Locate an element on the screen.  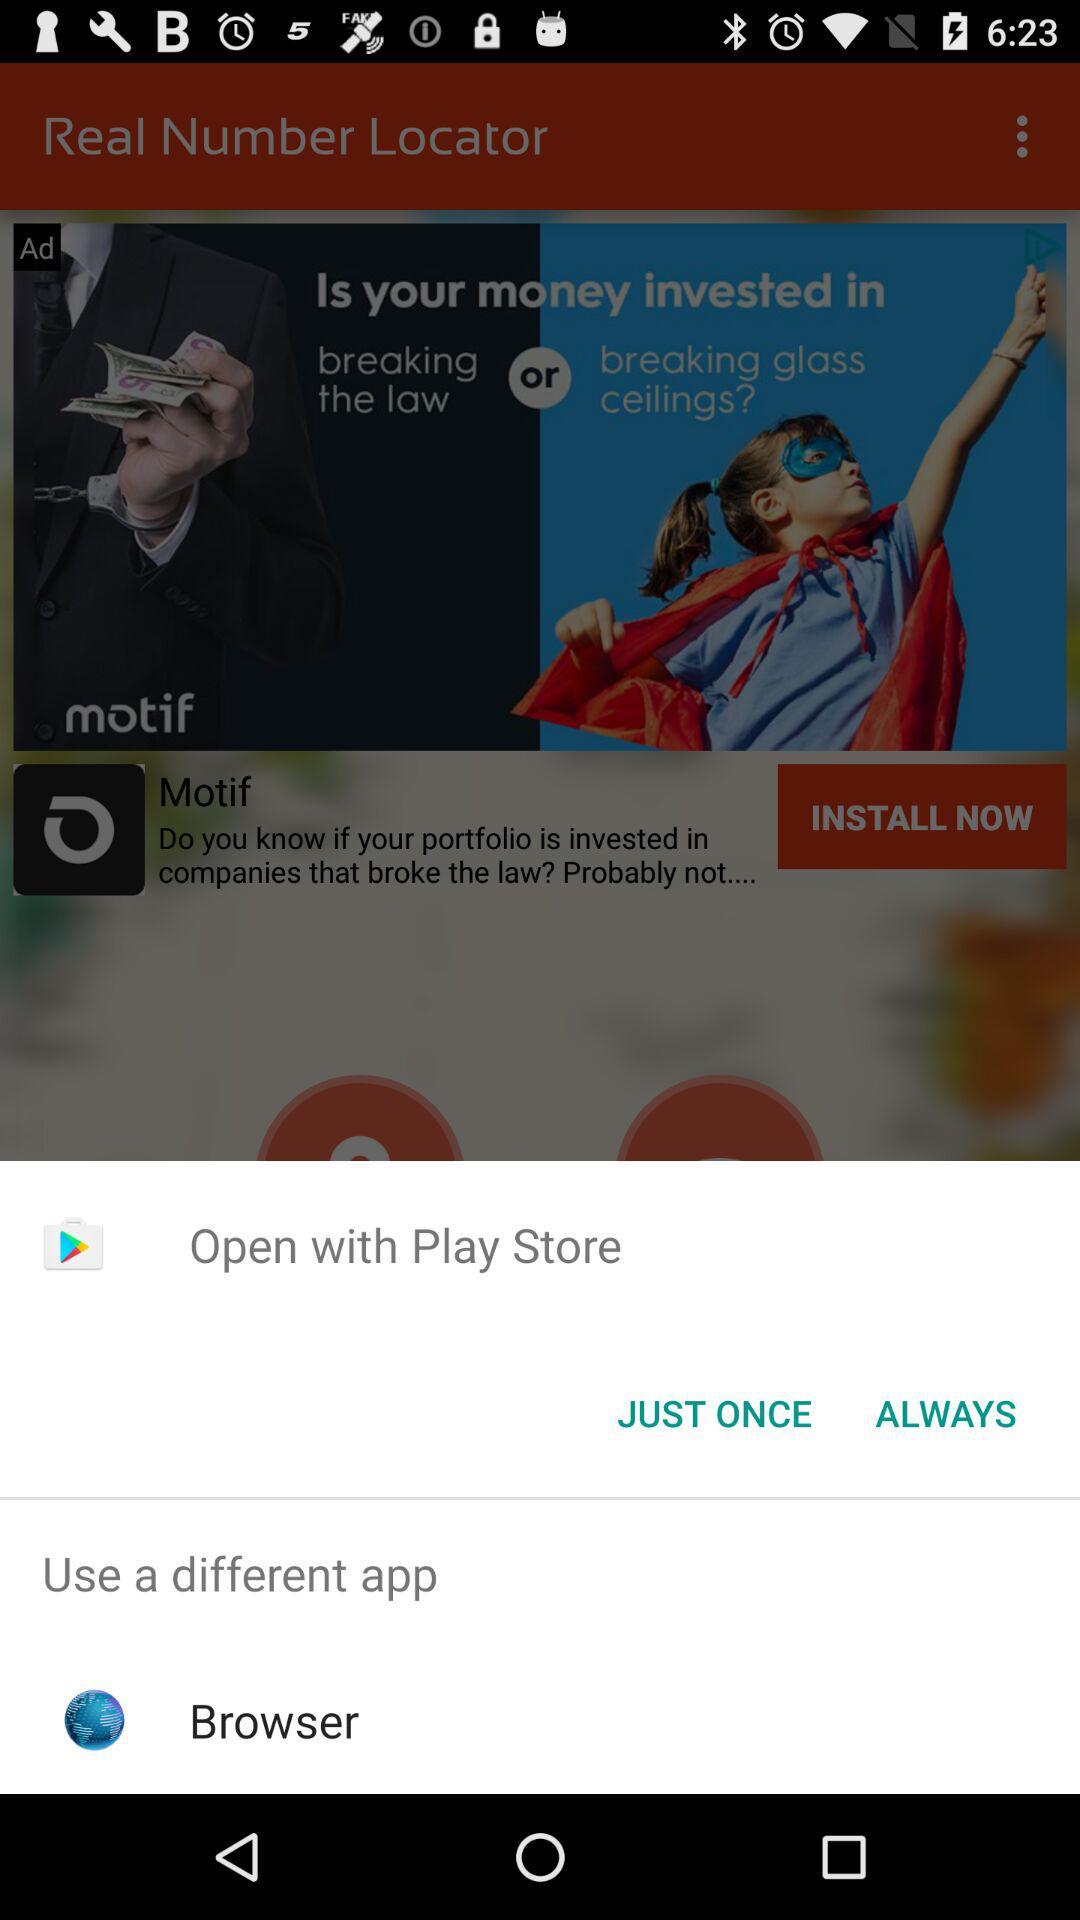
the use a different item is located at coordinates (540, 1572).